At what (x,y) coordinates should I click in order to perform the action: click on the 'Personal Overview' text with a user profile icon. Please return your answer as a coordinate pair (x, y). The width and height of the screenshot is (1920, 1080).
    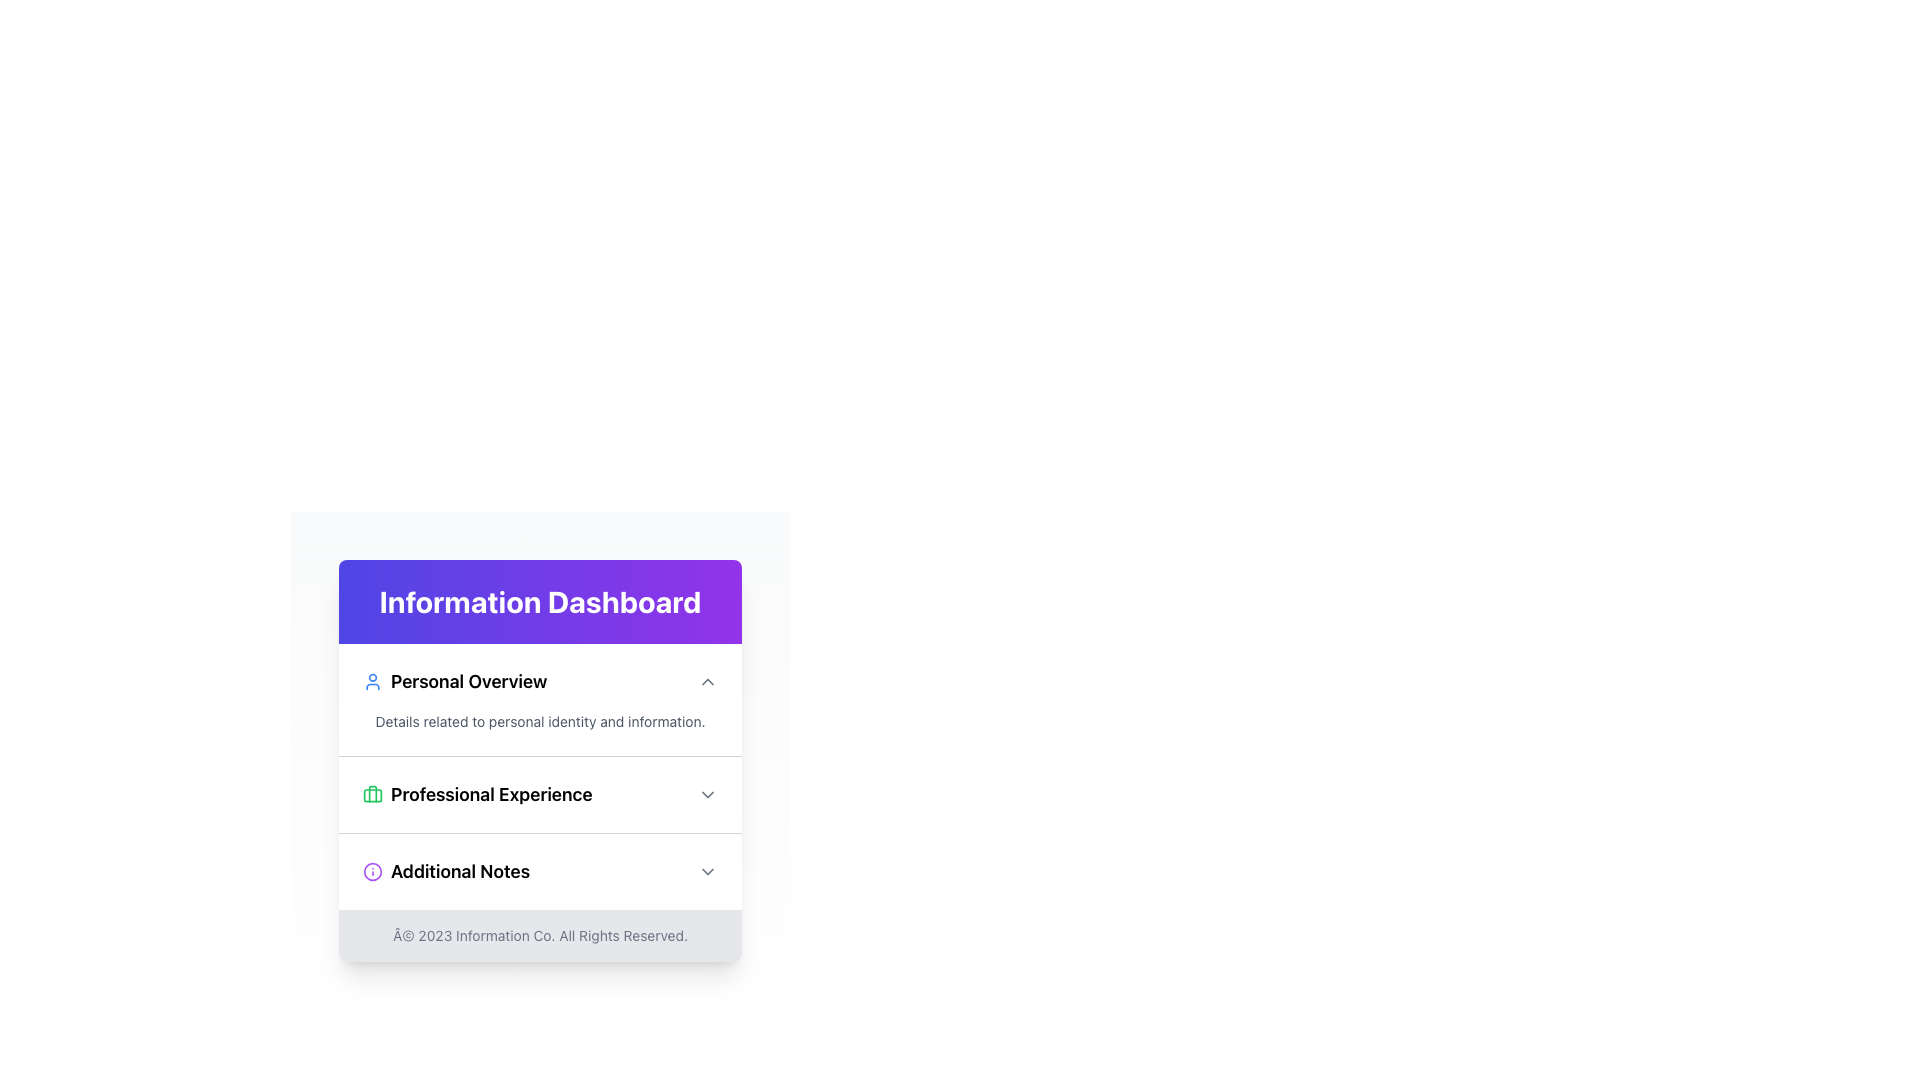
    Looking at the image, I should click on (454, 681).